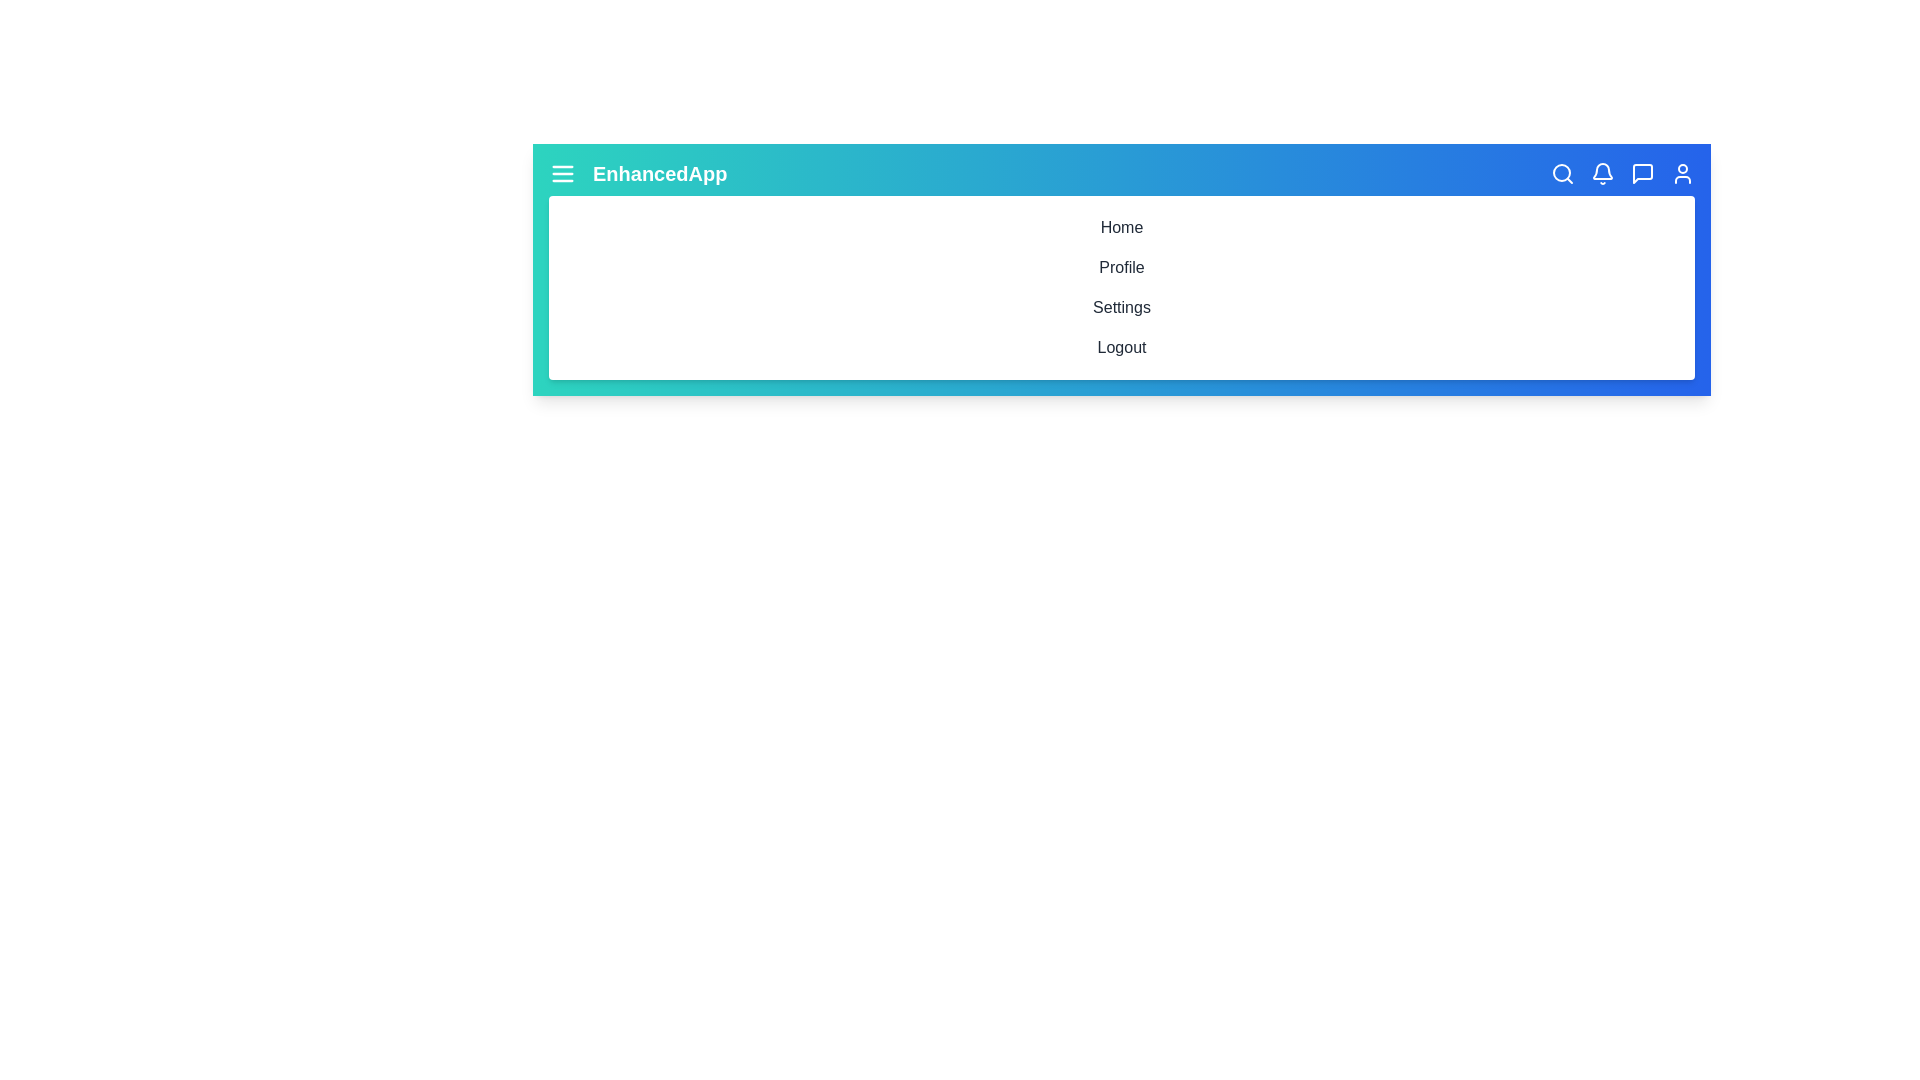 This screenshot has height=1080, width=1920. I want to click on the navigation item Home in the menu, so click(1122, 226).